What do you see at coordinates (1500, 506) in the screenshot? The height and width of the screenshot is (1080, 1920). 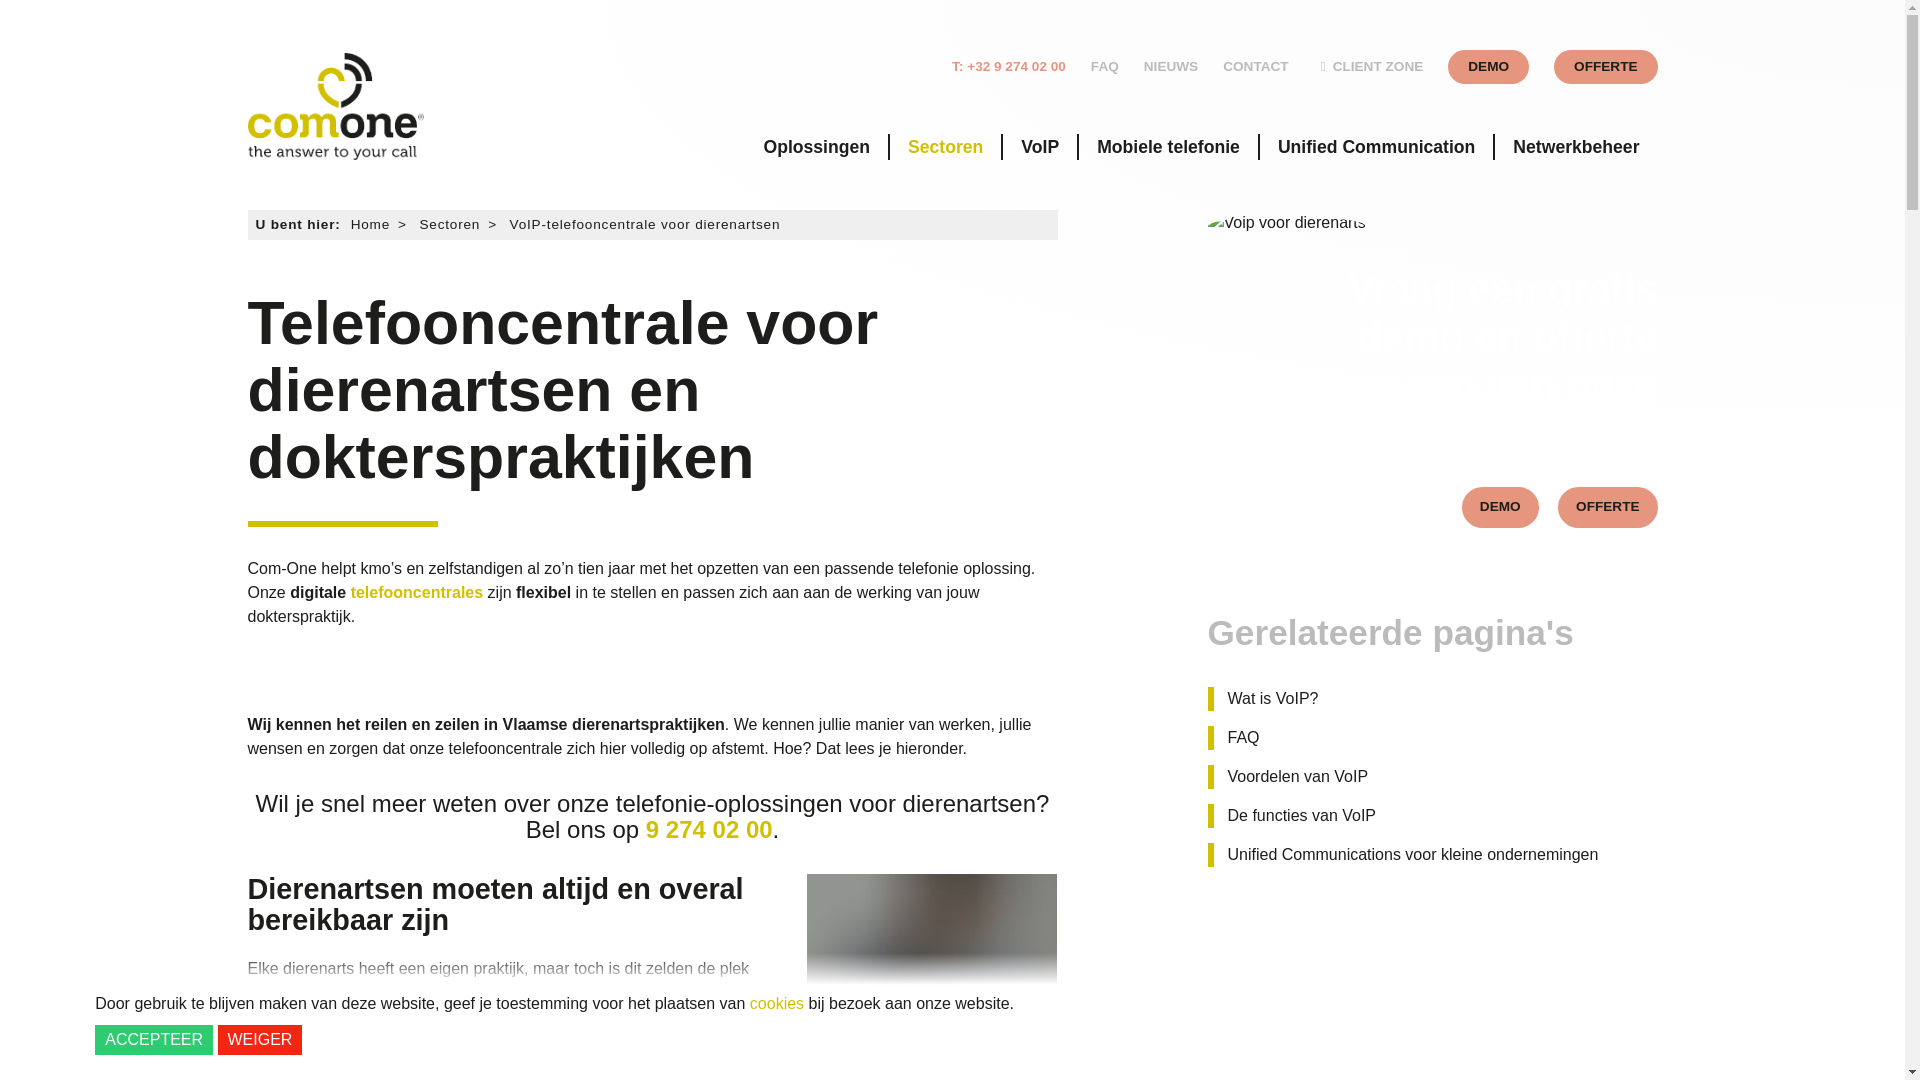 I see `'DEMO'` at bounding box center [1500, 506].